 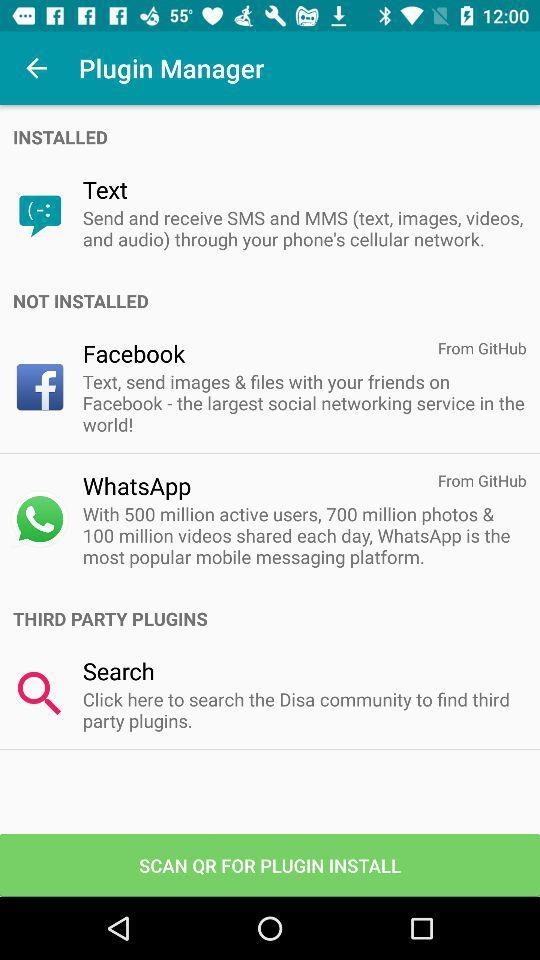 What do you see at coordinates (36, 68) in the screenshot?
I see `the item above installed app` at bounding box center [36, 68].